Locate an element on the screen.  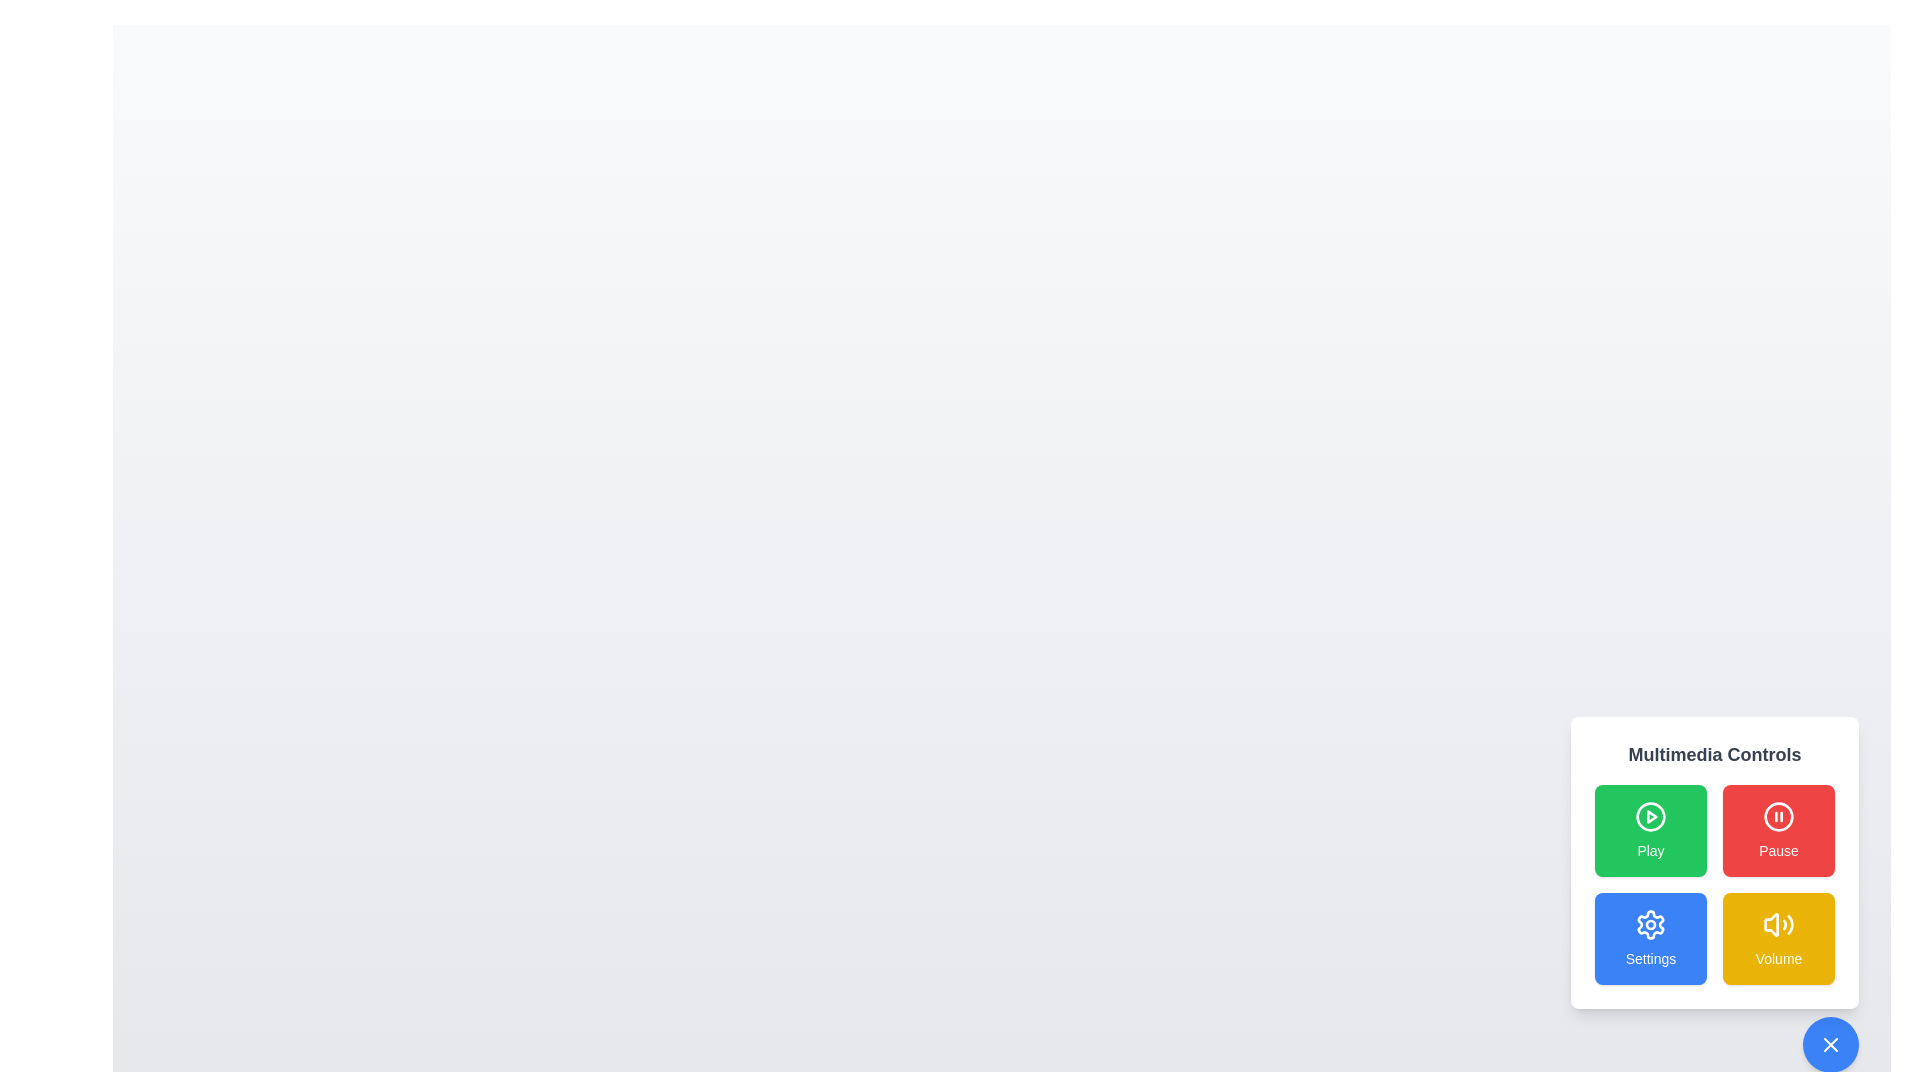
the circular blue button with a white cross icon located is located at coordinates (1830, 1044).